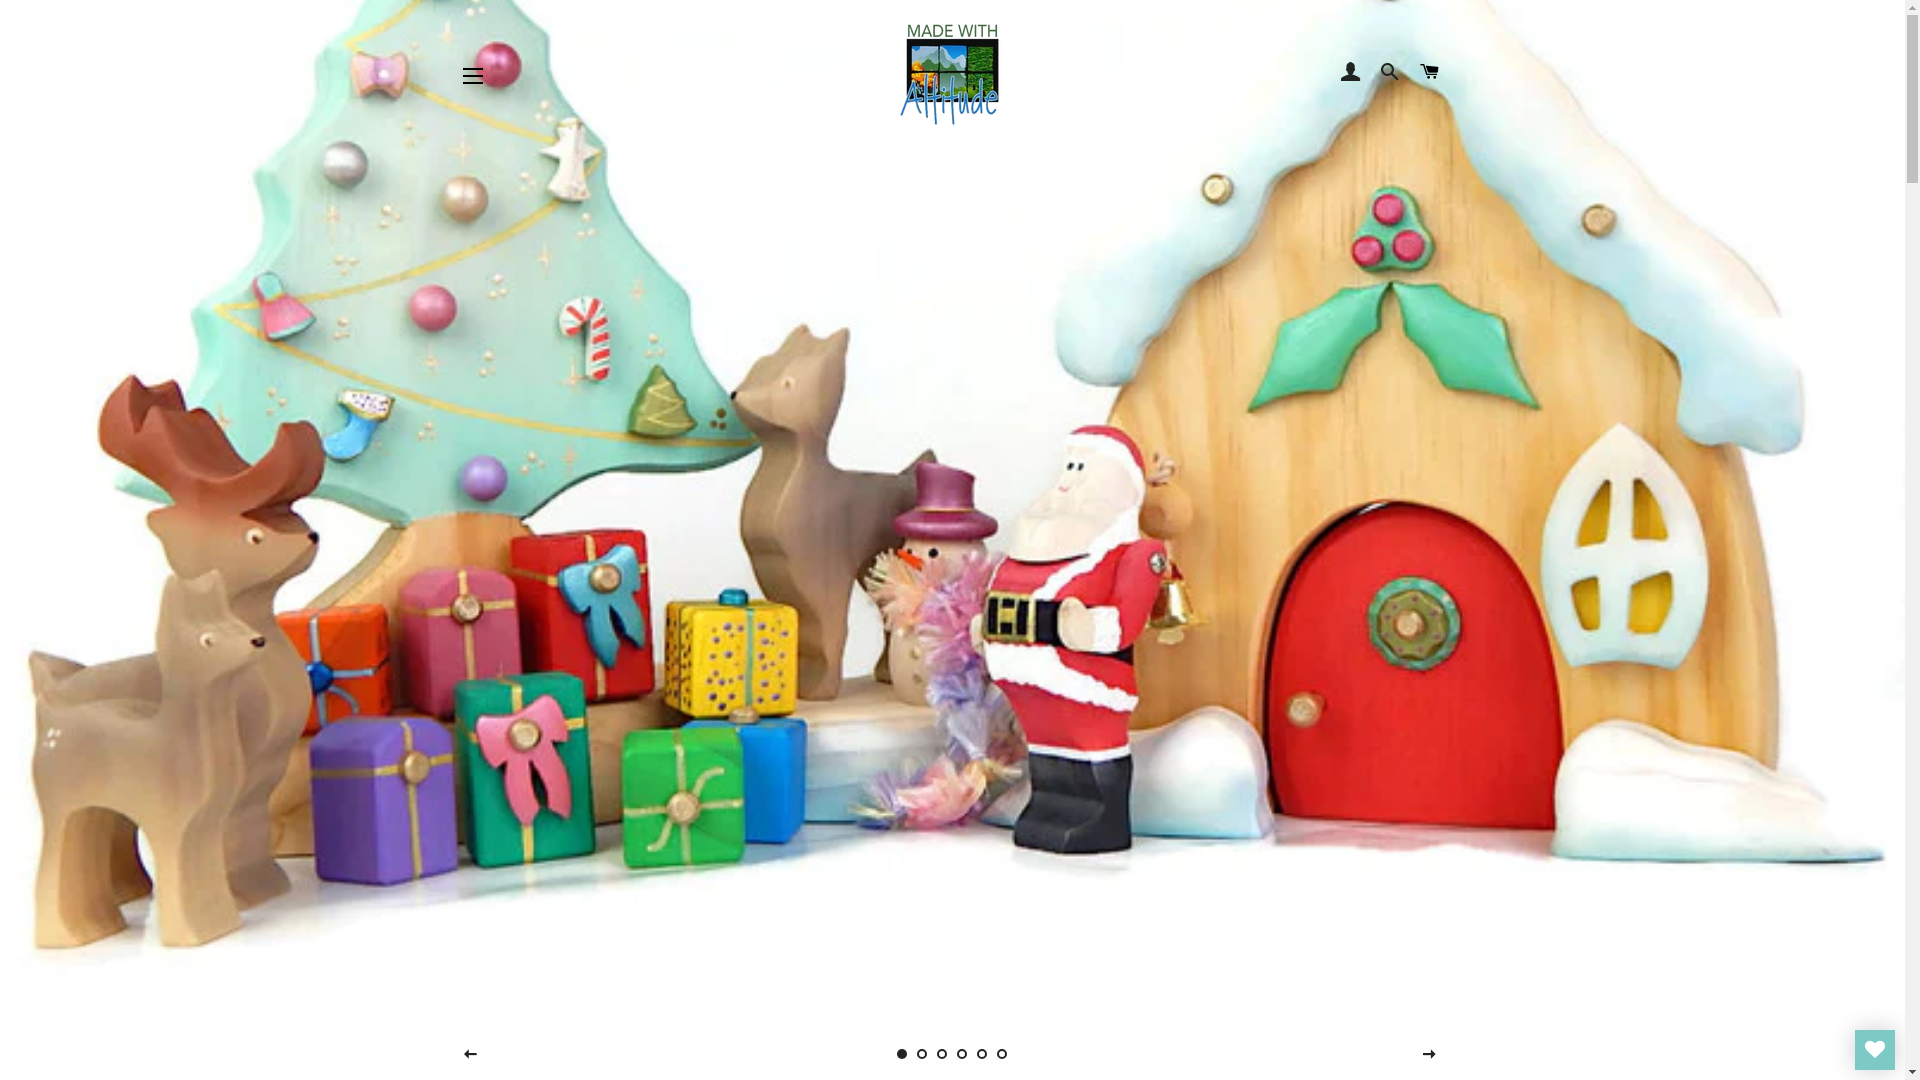 This screenshot has width=1920, height=1080. What do you see at coordinates (1389, 71) in the screenshot?
I see `'SEARCH'` at bounding box center [1389, 71].